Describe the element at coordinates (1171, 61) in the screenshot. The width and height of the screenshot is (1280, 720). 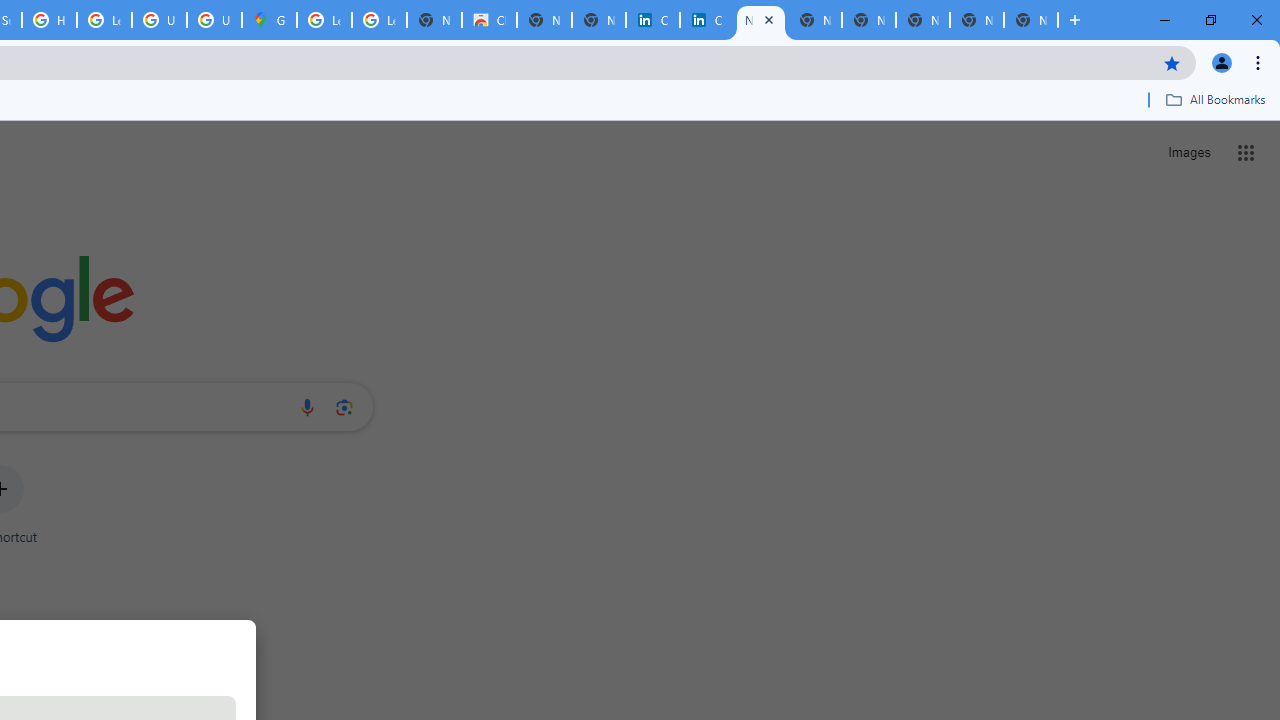
I see `'Bookmark this tab'` at that location.